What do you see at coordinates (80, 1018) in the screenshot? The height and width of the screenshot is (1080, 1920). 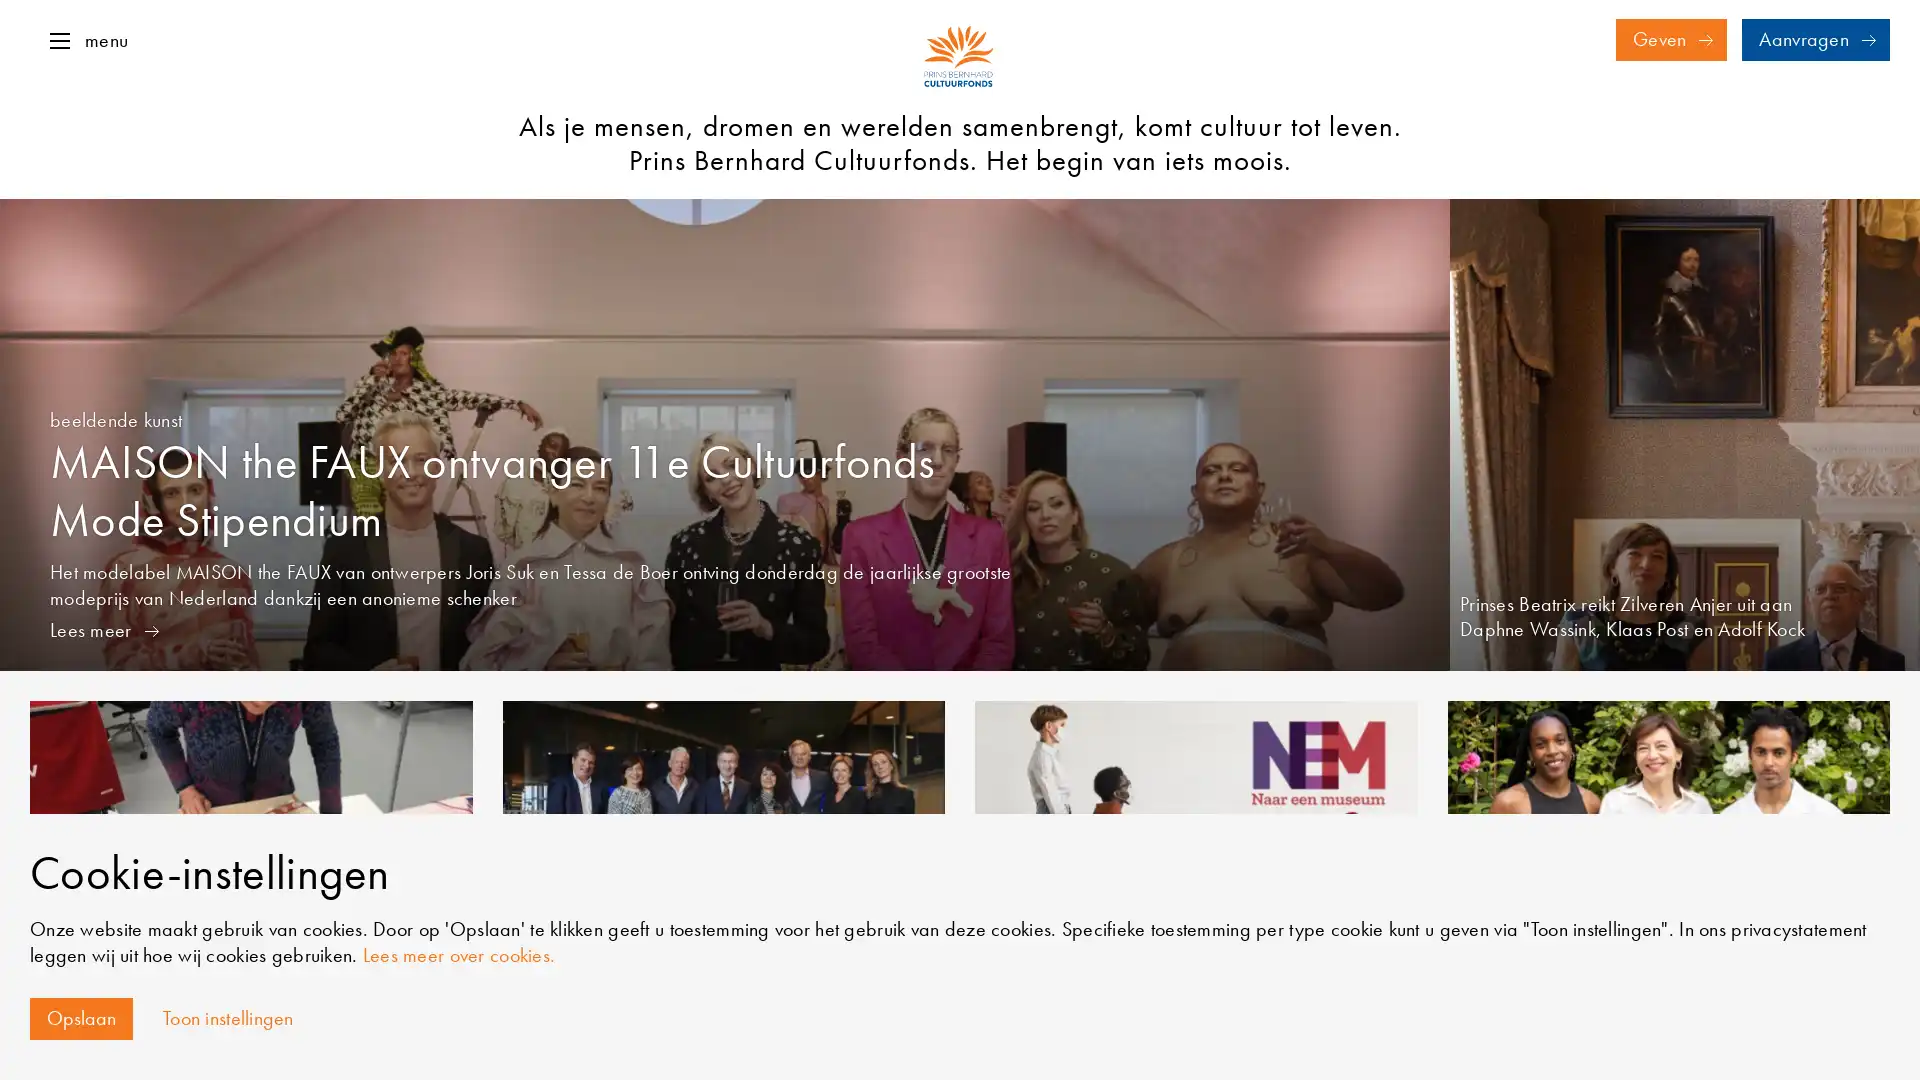 I see `Opslaan` at bounding box center [80, 1018].